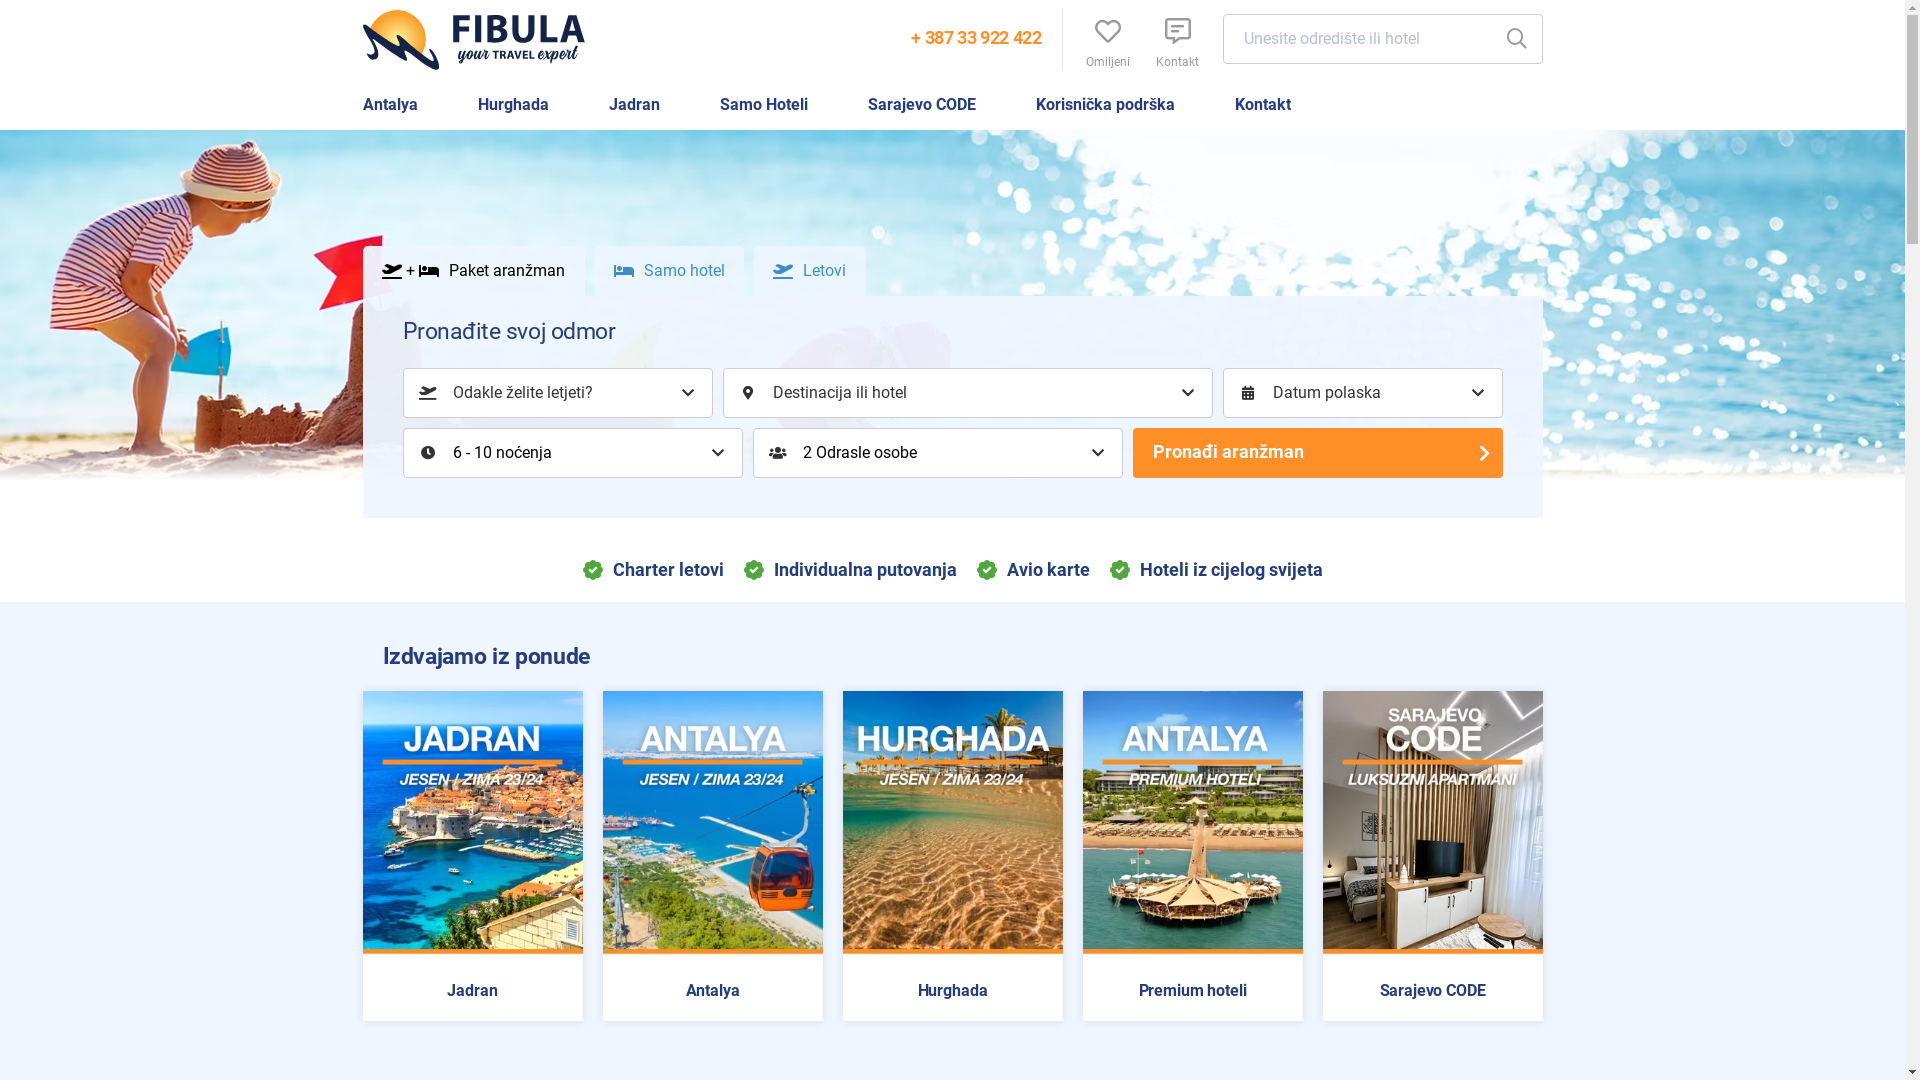 The width and height of the screenshot is (1920, 1080). Describe the element at coordinates (513, 104) in the screenshot. I see `'Hurghada'` at that location.